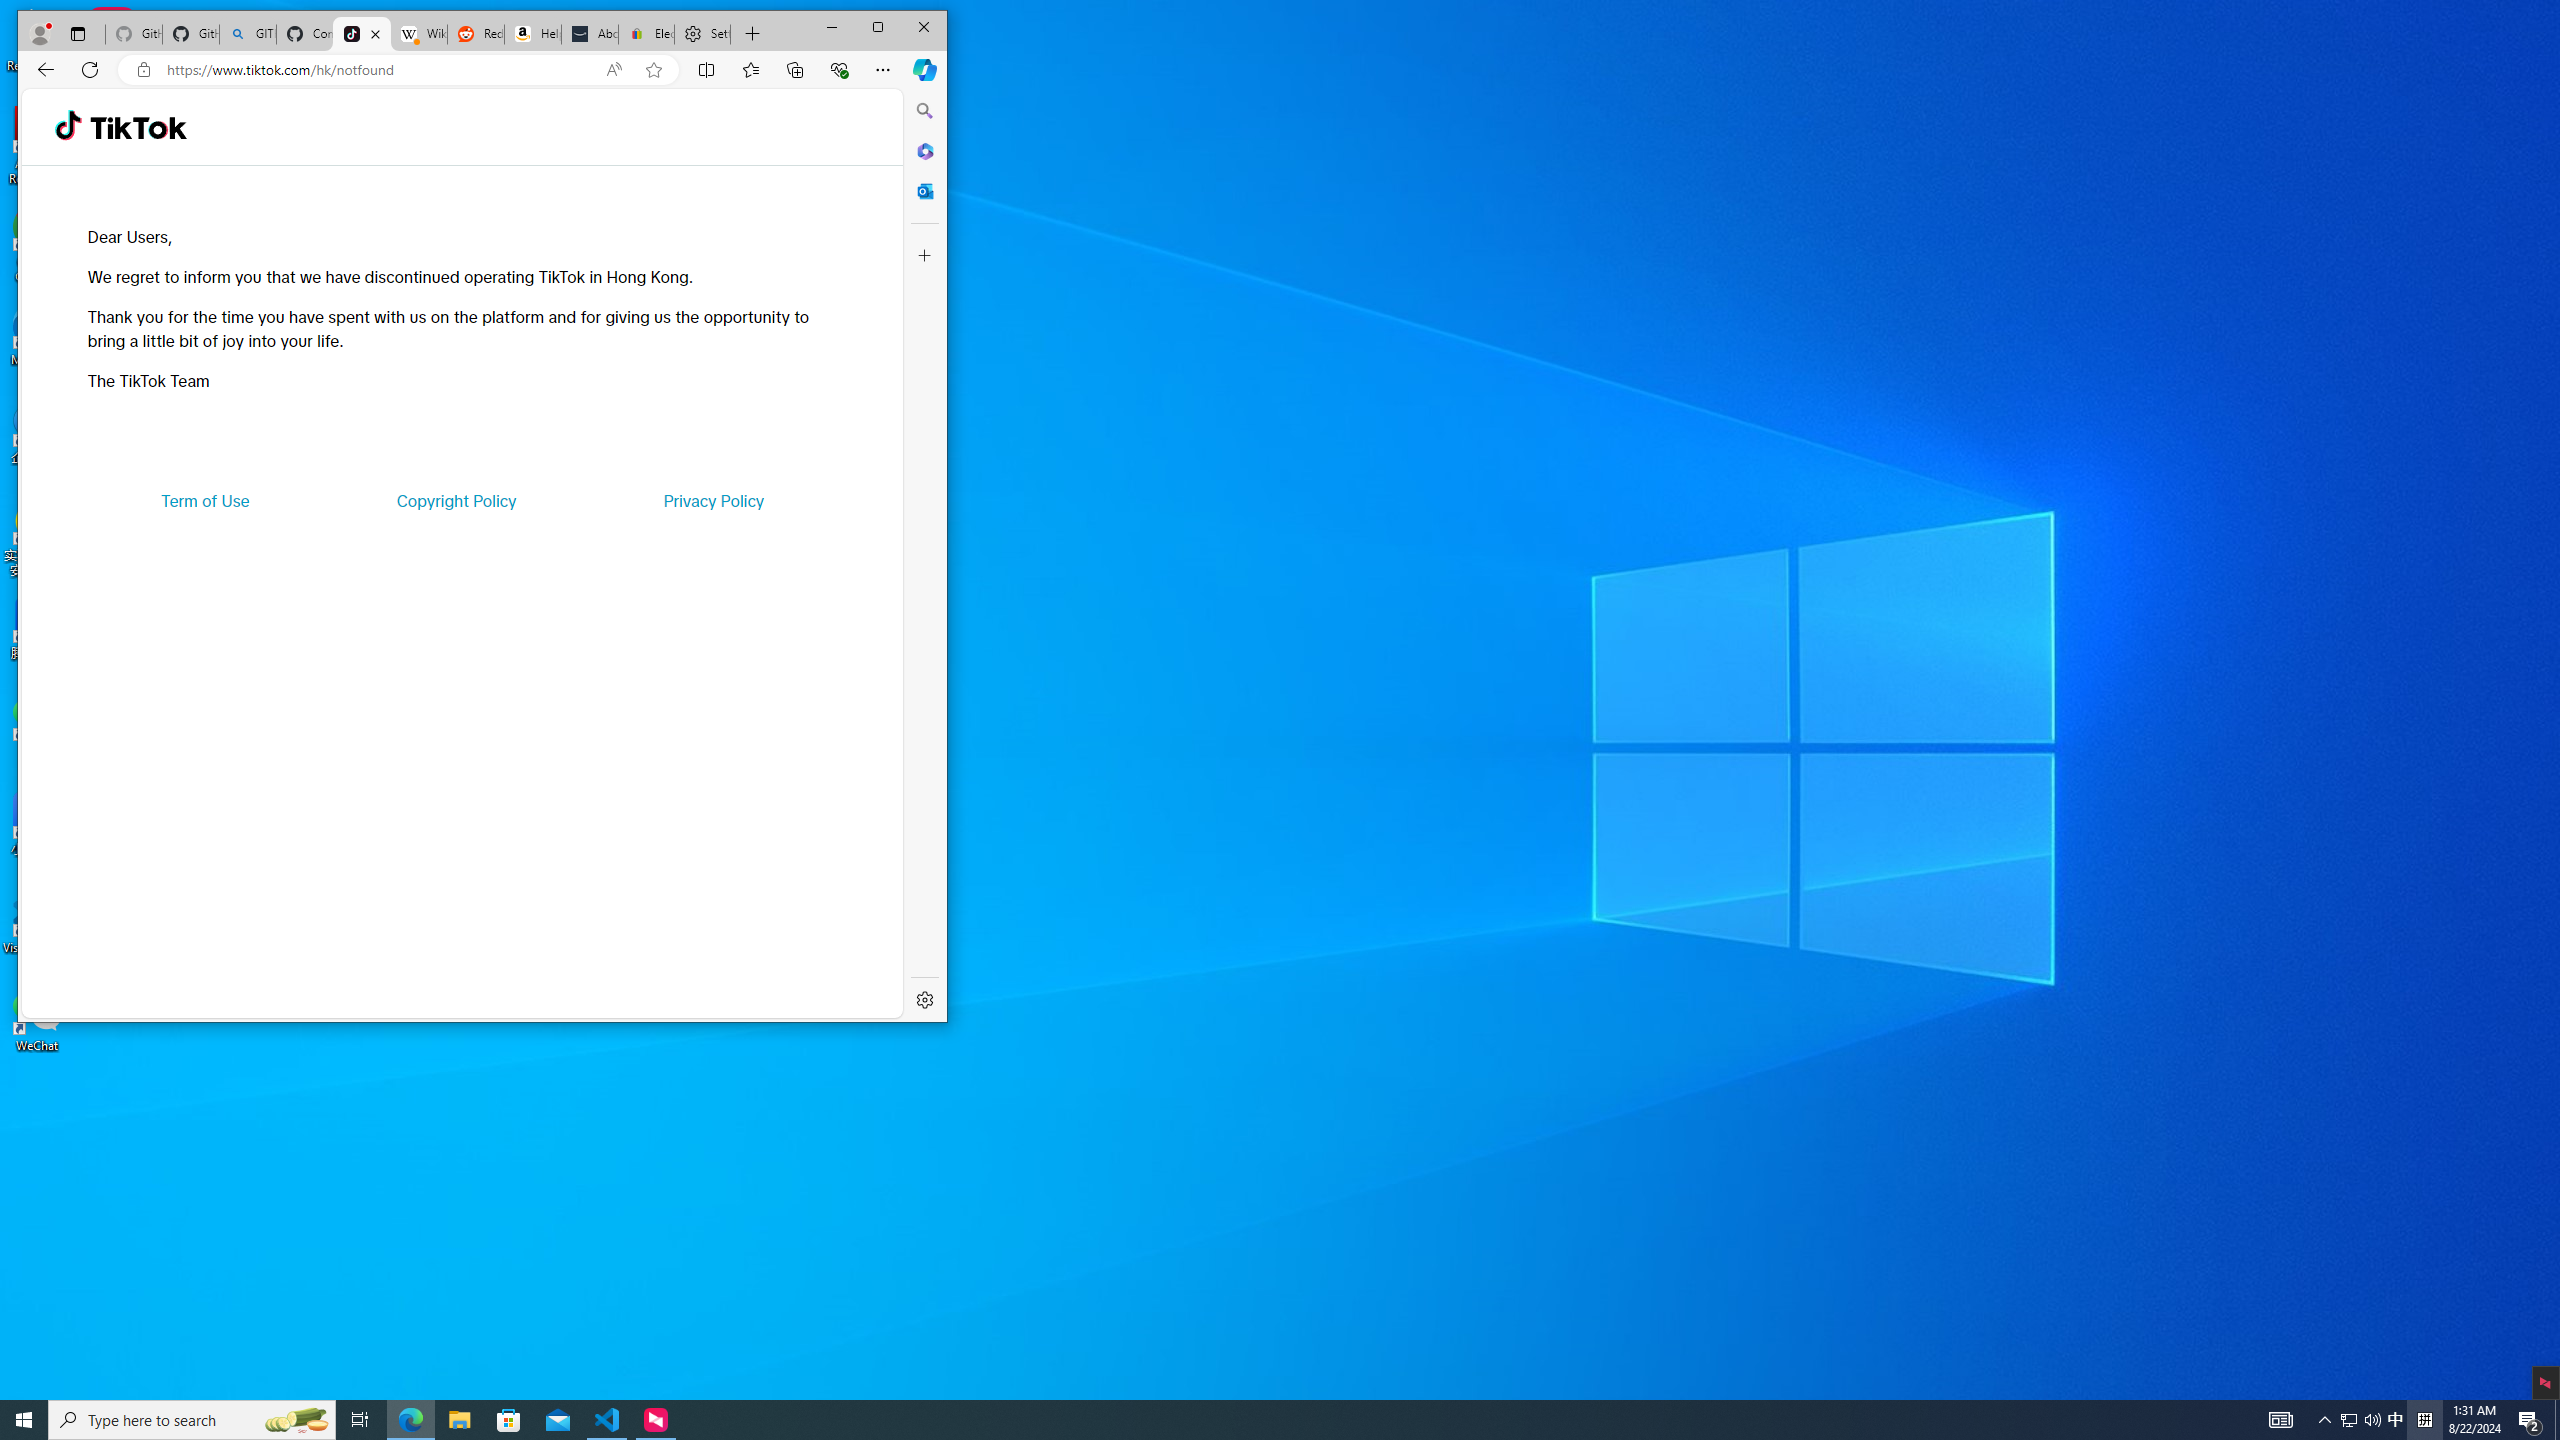  Describe the element at coordinates (533, 34) in the screenshot. I see `'Help & Contact Us - Amazon Customer Service'` at that location.